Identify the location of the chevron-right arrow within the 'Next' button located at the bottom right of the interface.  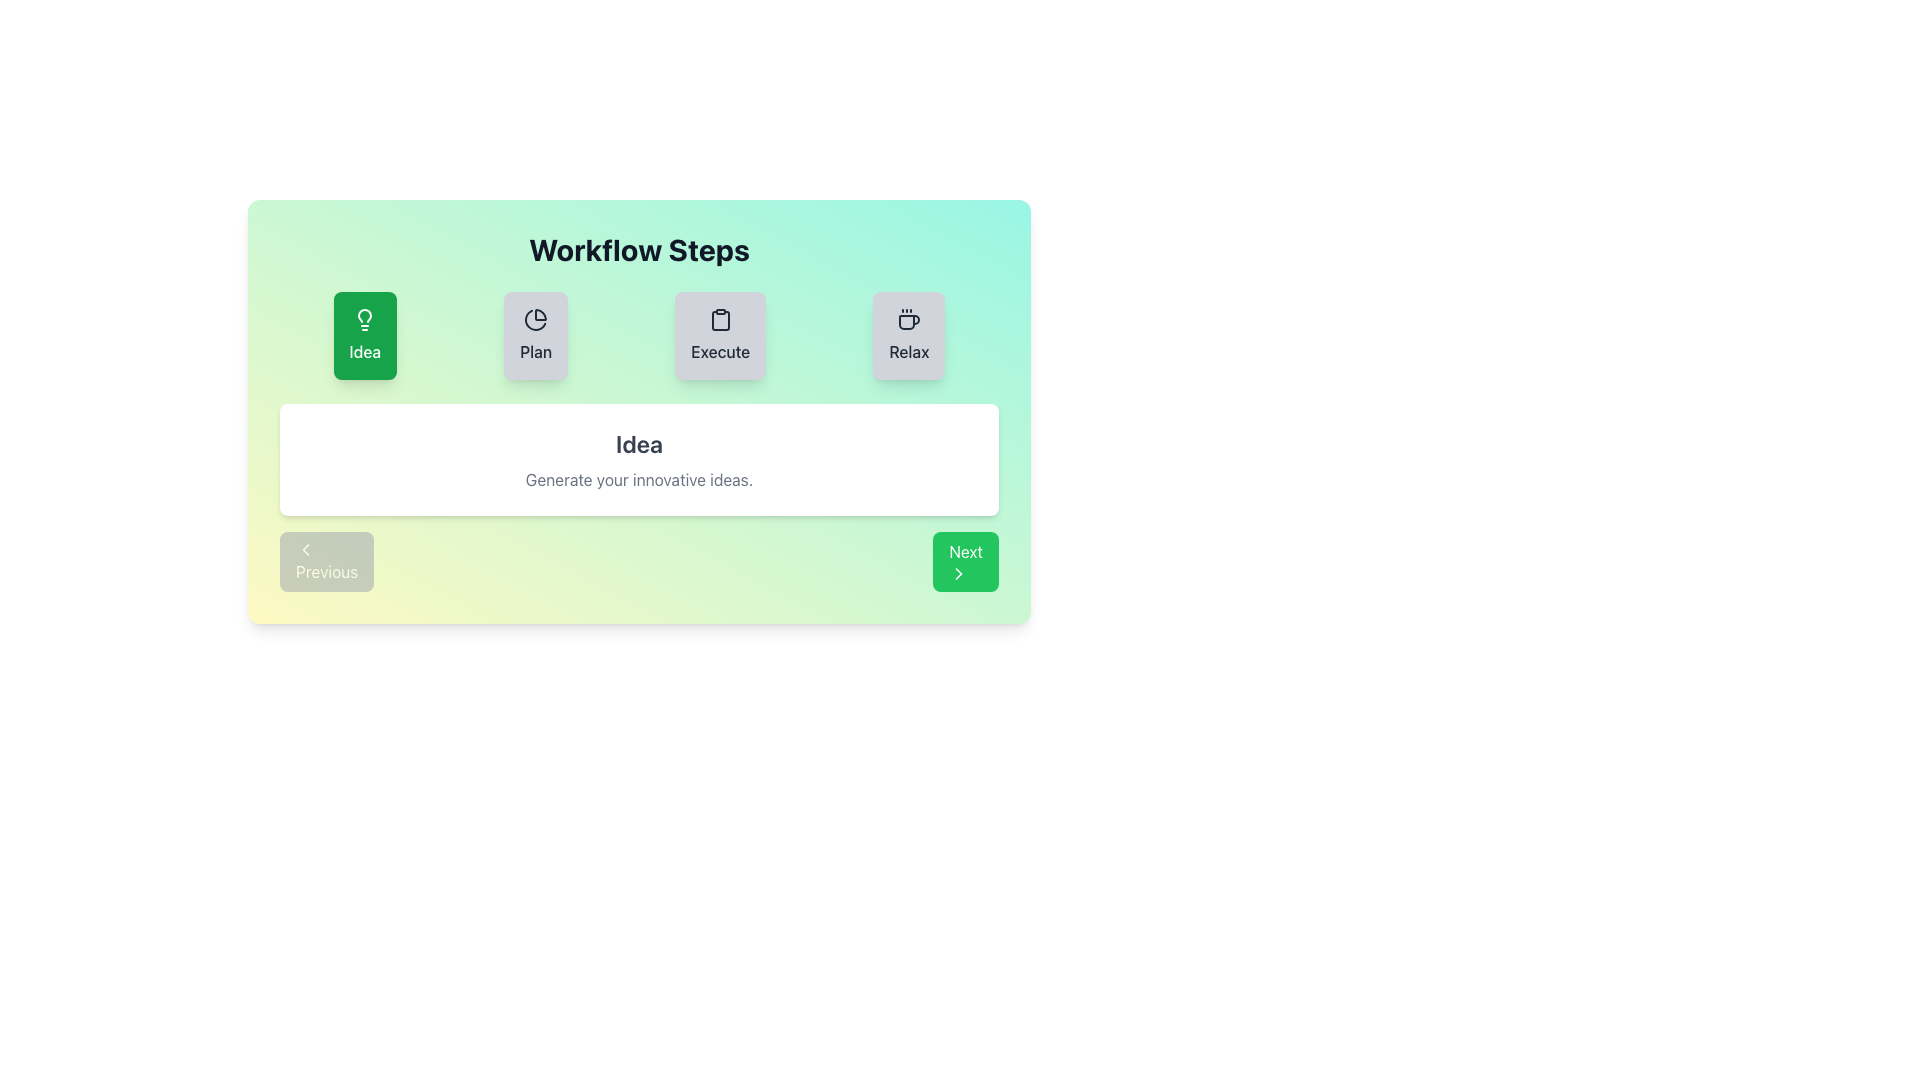
(958, 574).